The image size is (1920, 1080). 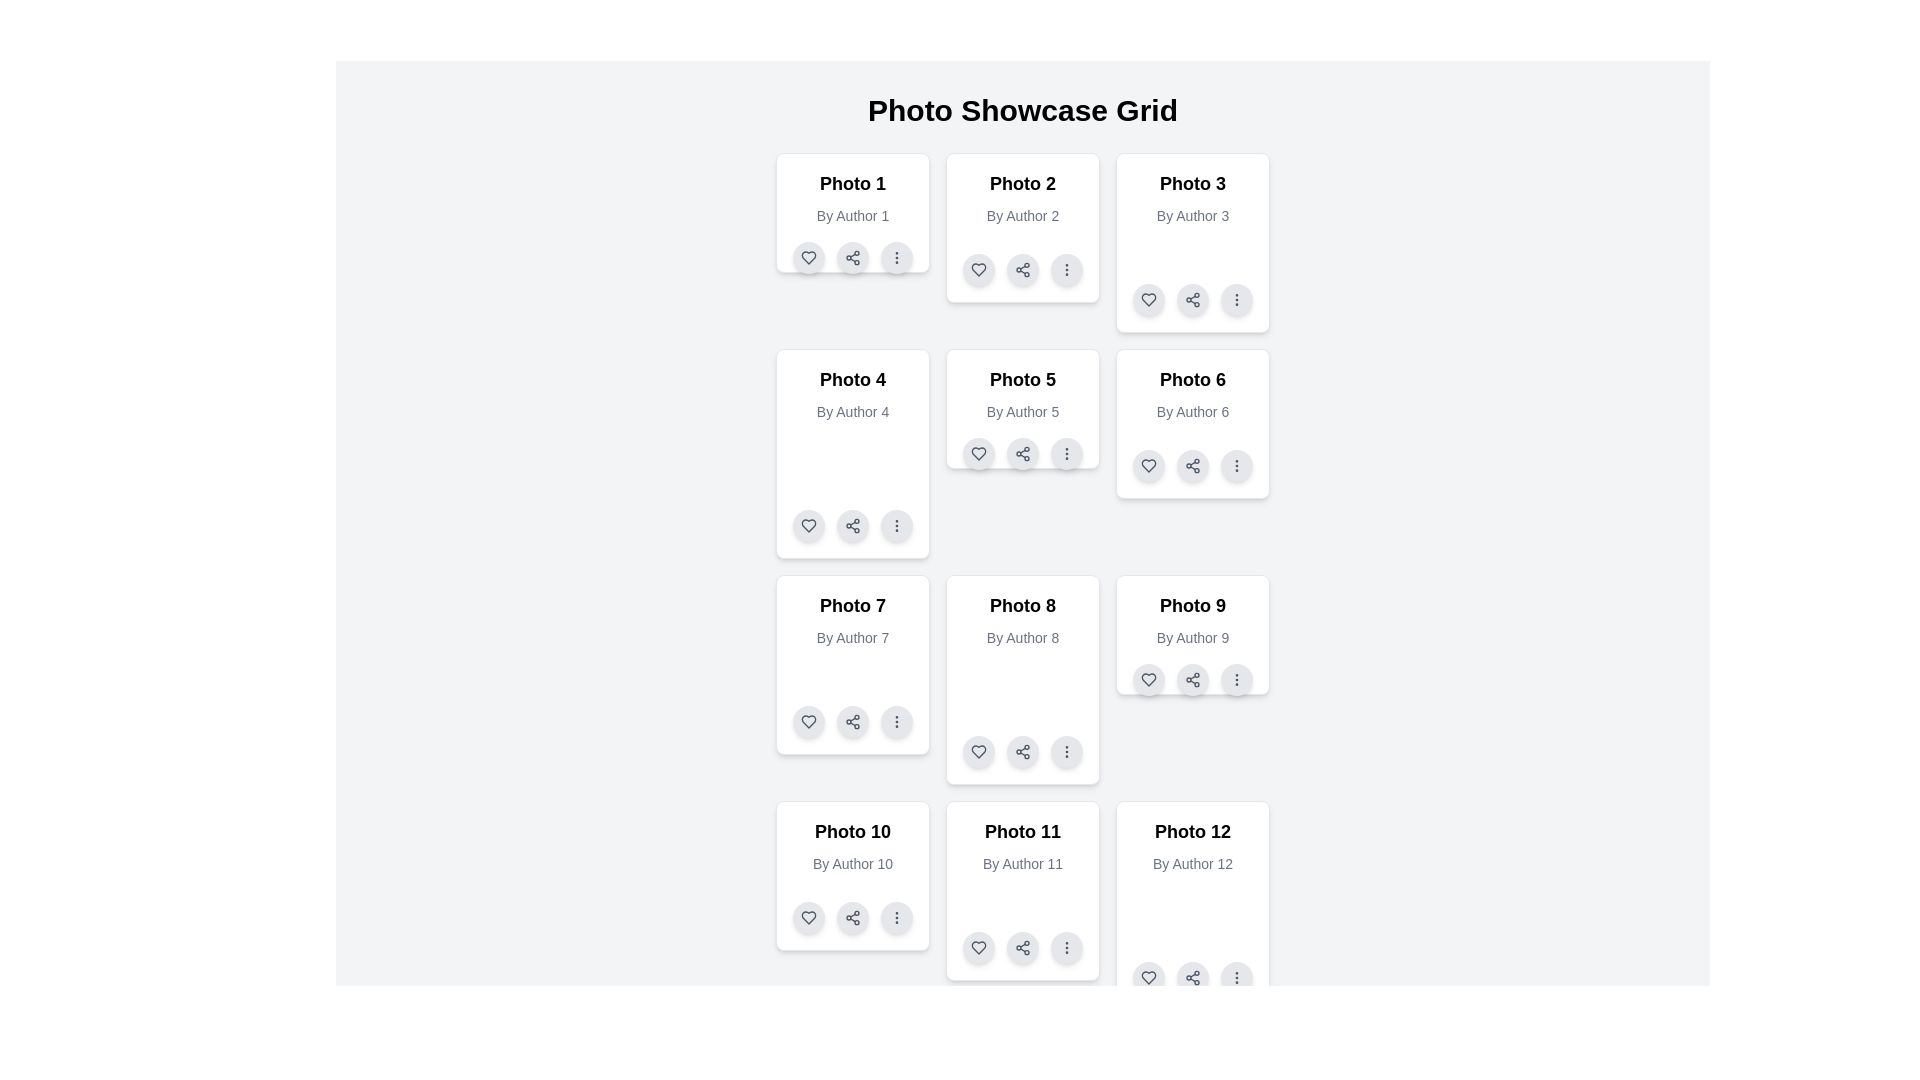 I want to click on the like button located at the bottom-left of the 'Photo 8' card in the fourth row of the photo showcase grid, so click(x=979, y=752).